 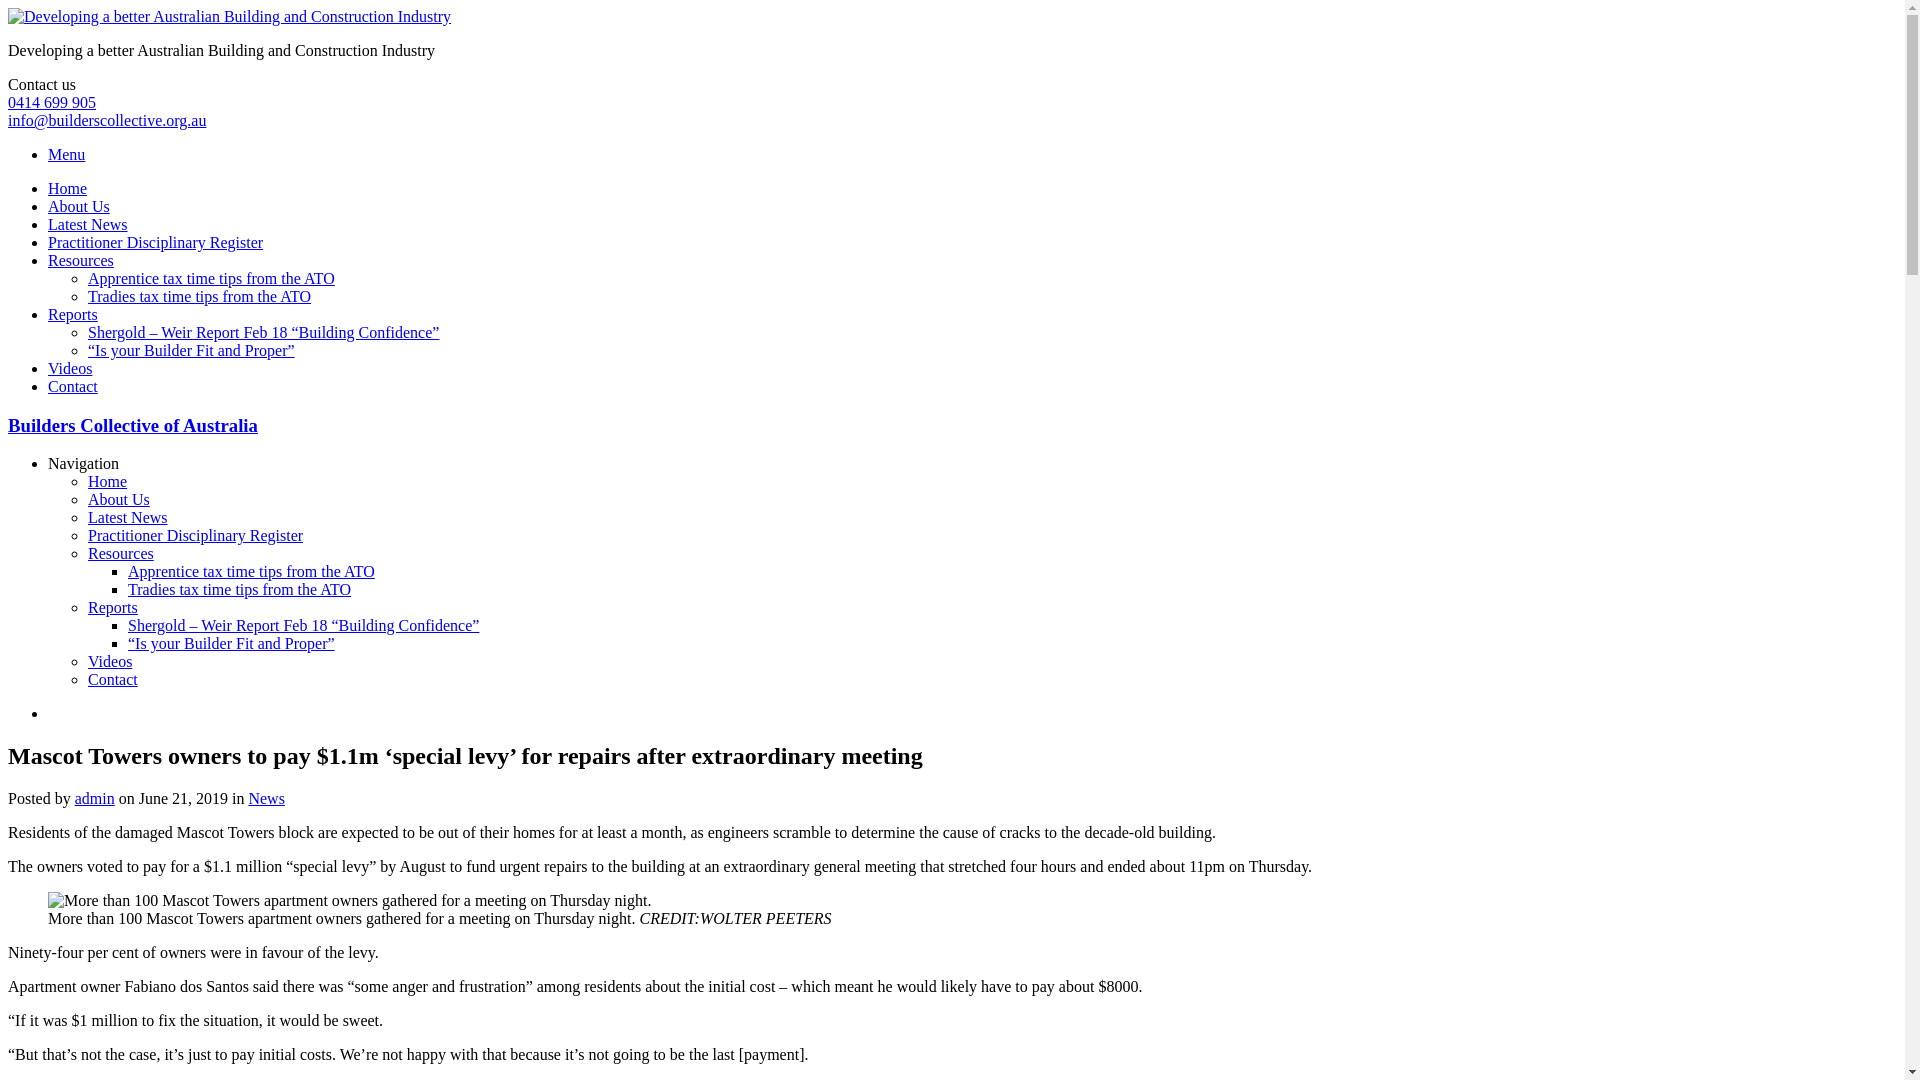 What do you see at coordinates (48, 259) in the screenshot?
I see `'Resources'` at bounding box center [48, 259].